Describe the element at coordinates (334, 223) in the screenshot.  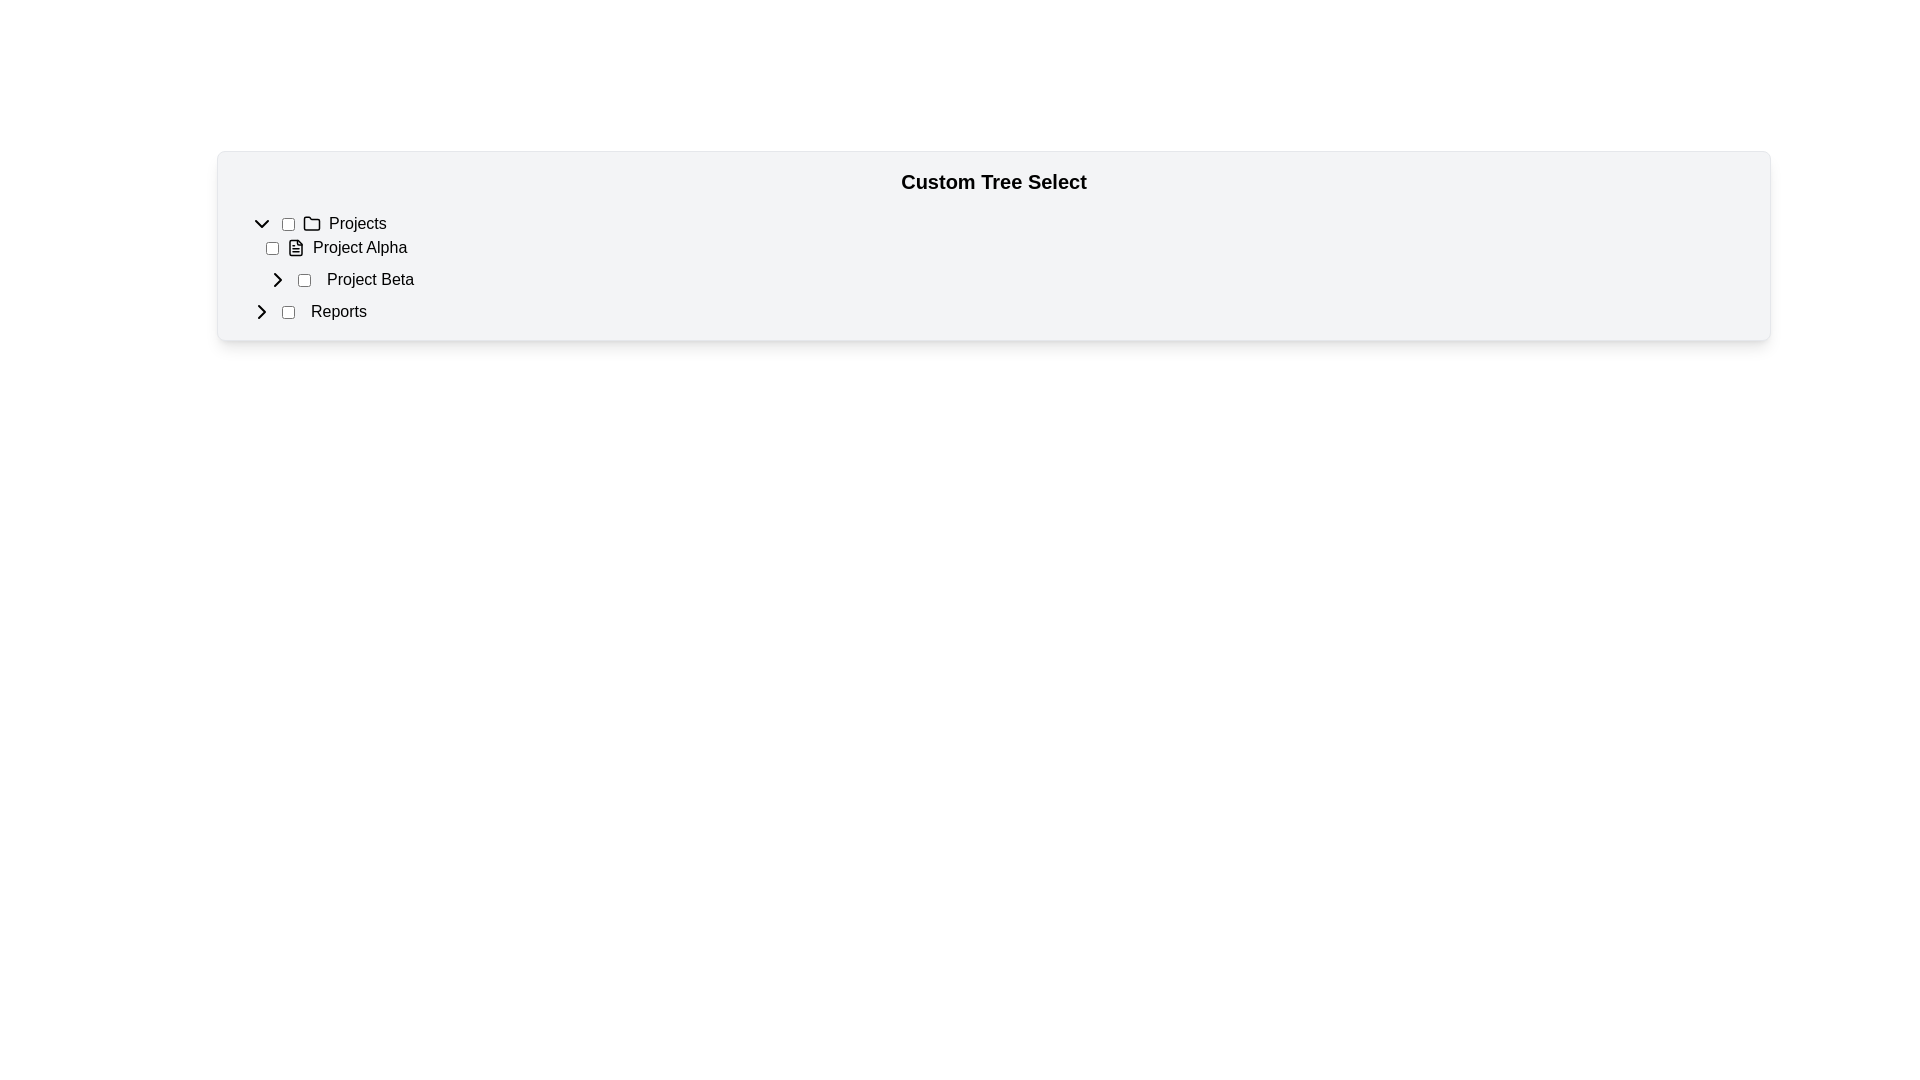
I see `the 'Projects' text label, which is the first item in a vertical list and has a checkbox and folder icon to its left` at that location.